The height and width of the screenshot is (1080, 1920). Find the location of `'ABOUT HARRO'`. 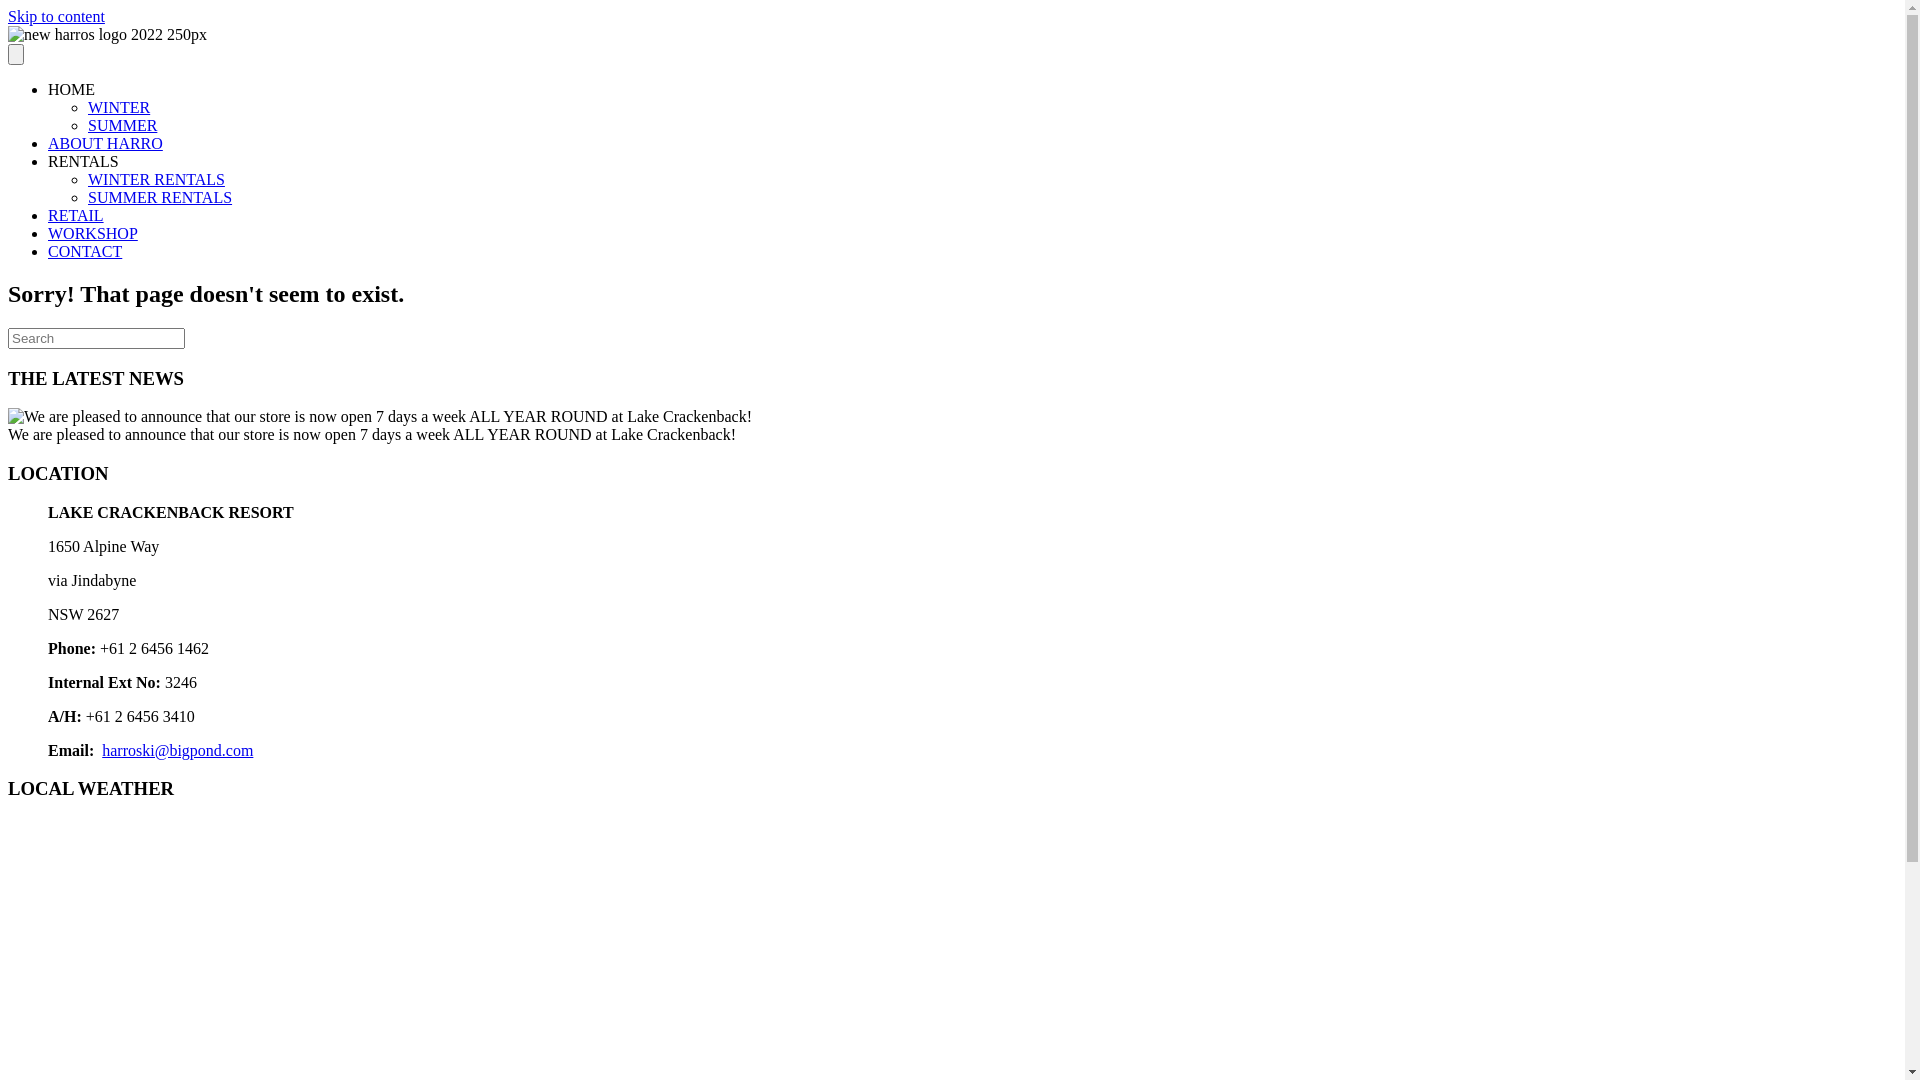

'ABOUT HARRO' is located at coordinates (104, 142).